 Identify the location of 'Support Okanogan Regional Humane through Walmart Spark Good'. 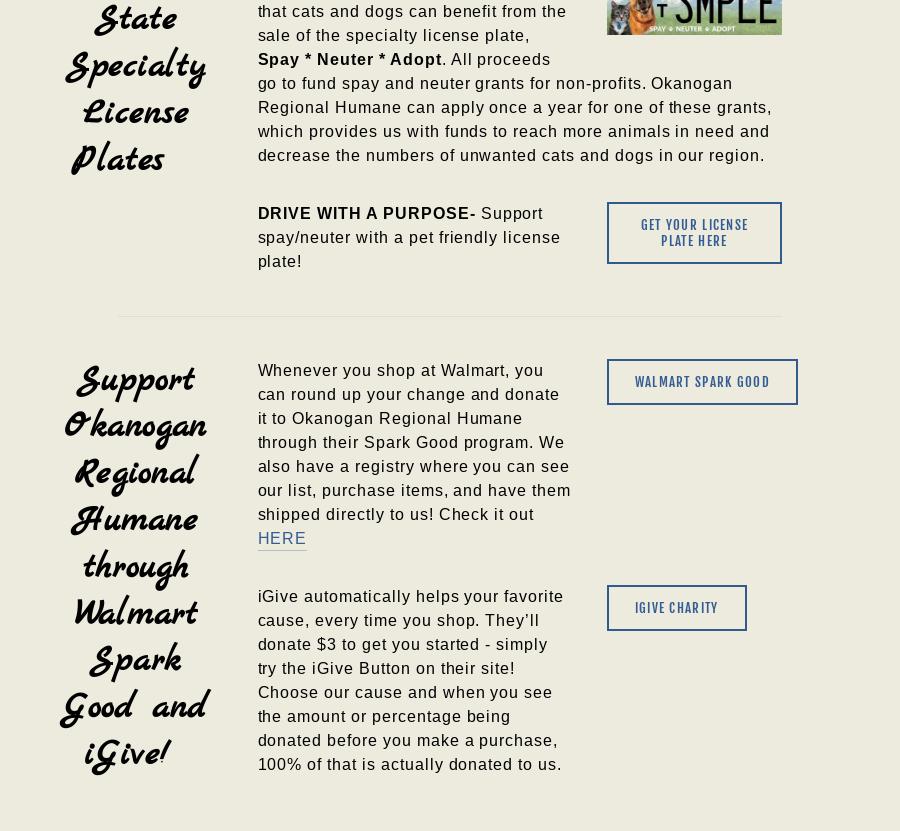
(143, 543).